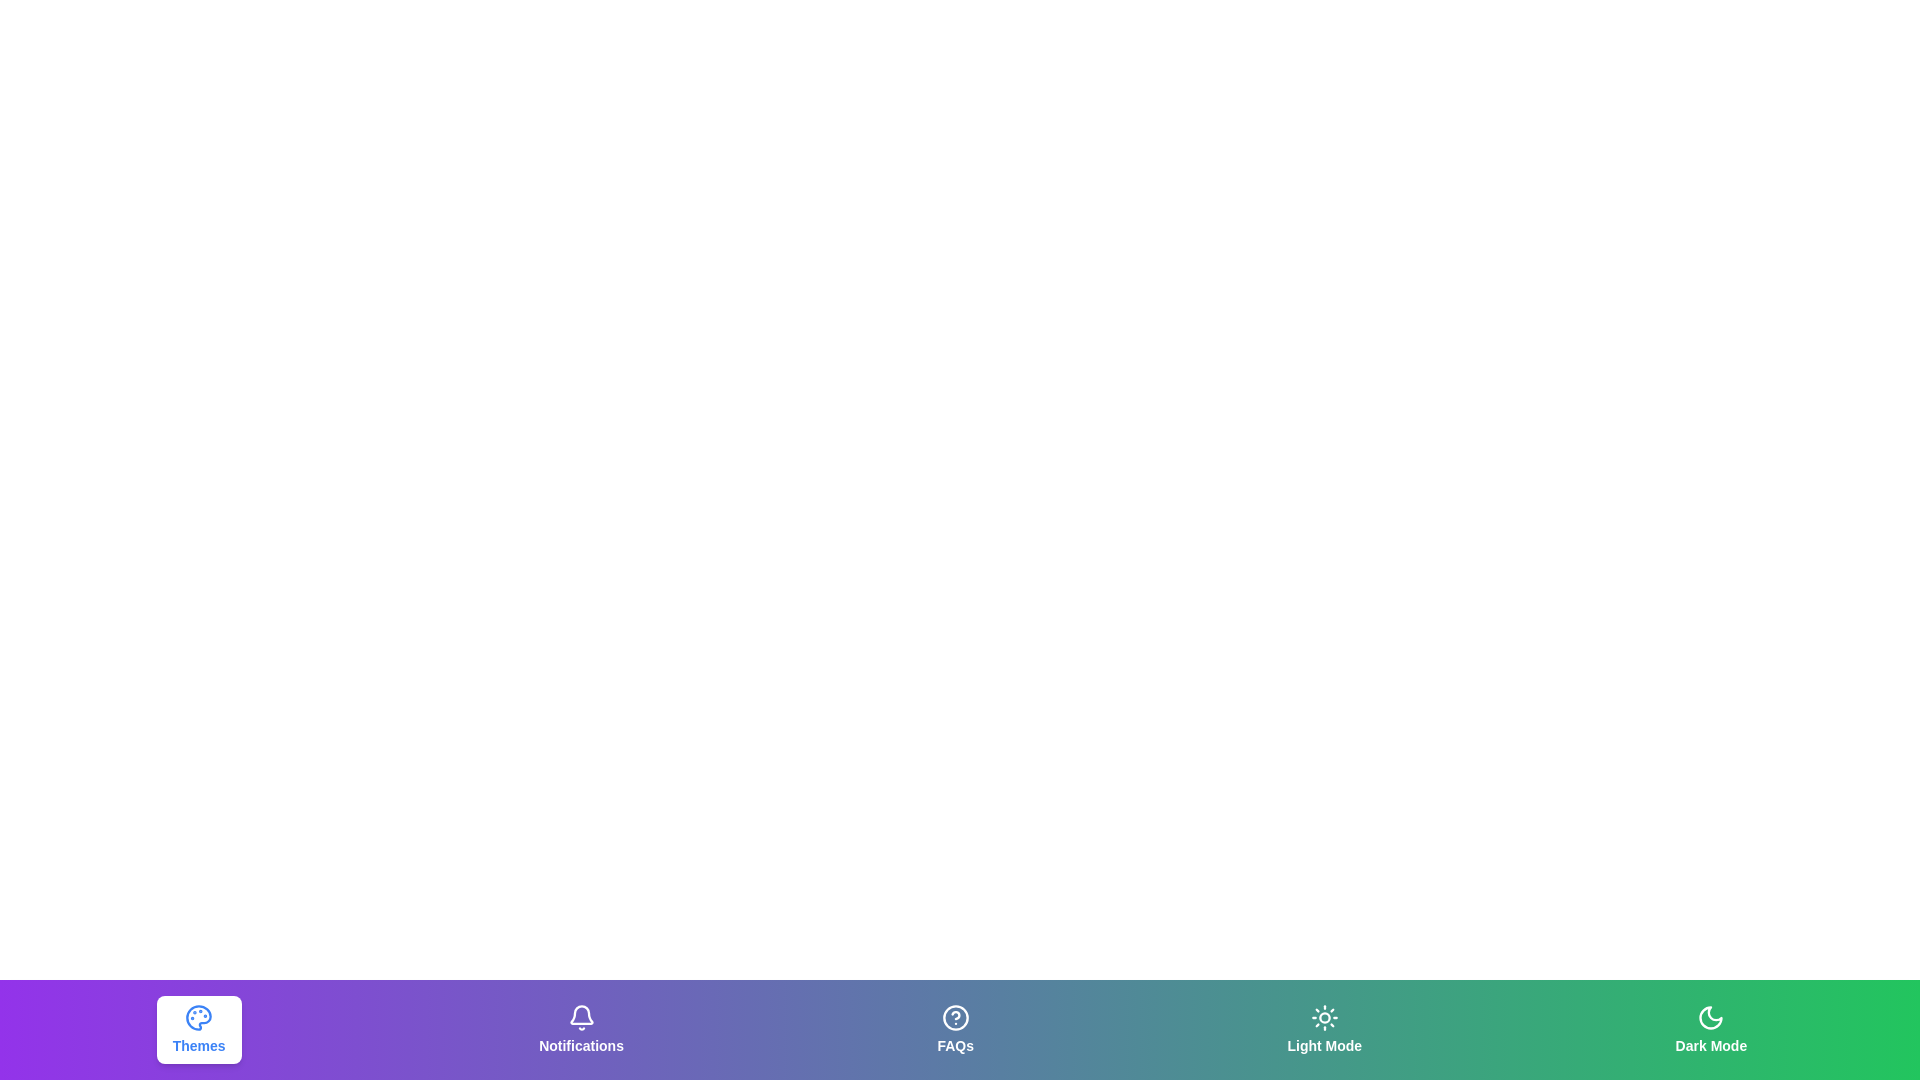 This screenshot has width=1920, height=1080. Describe the element at coordinates (1709, 1029) in the screenshot. I see `the Dark Mode tab to observe its hover effect` at that location.